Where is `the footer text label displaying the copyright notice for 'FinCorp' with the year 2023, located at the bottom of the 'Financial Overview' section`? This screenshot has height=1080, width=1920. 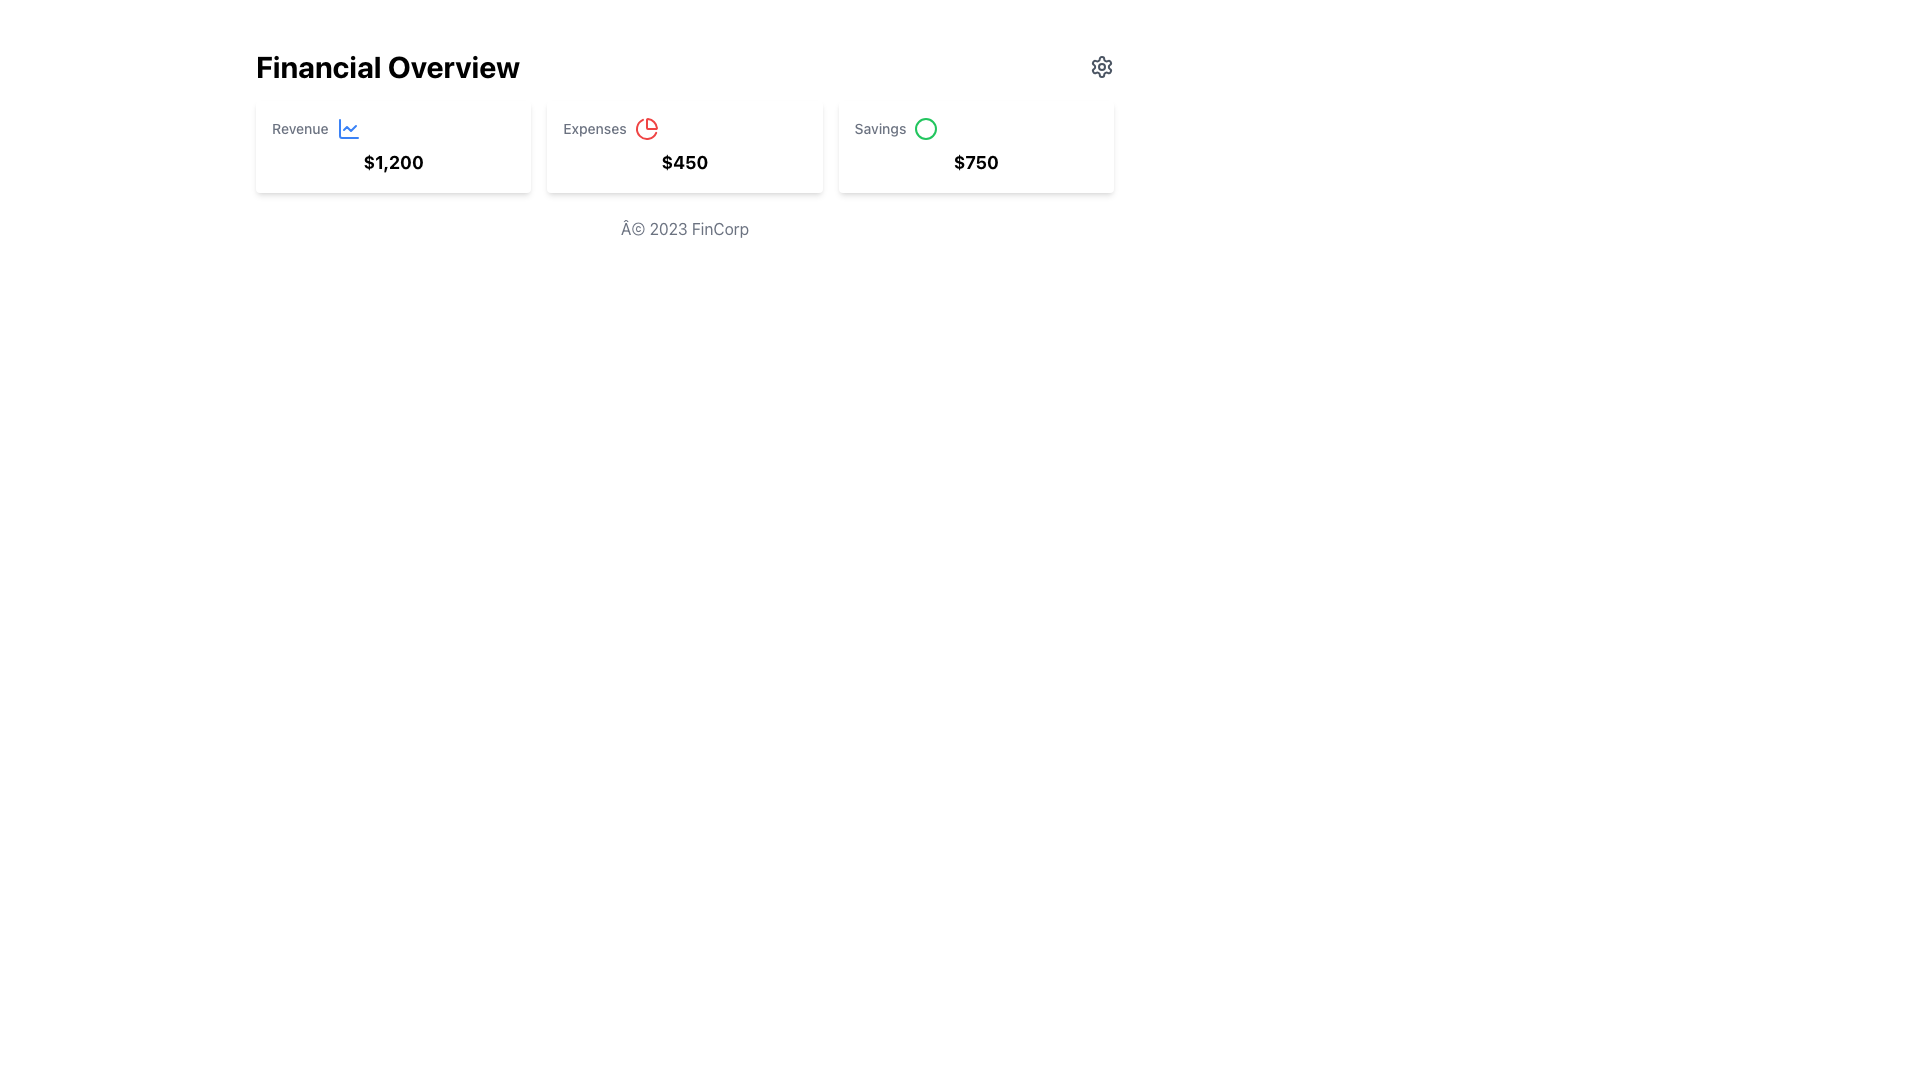
the footer text label displaying the copyright notice for 'FinCorp' with the year 2023, located at the bottom of the 'Financial Overview' section is located at coordinates (685, 227).